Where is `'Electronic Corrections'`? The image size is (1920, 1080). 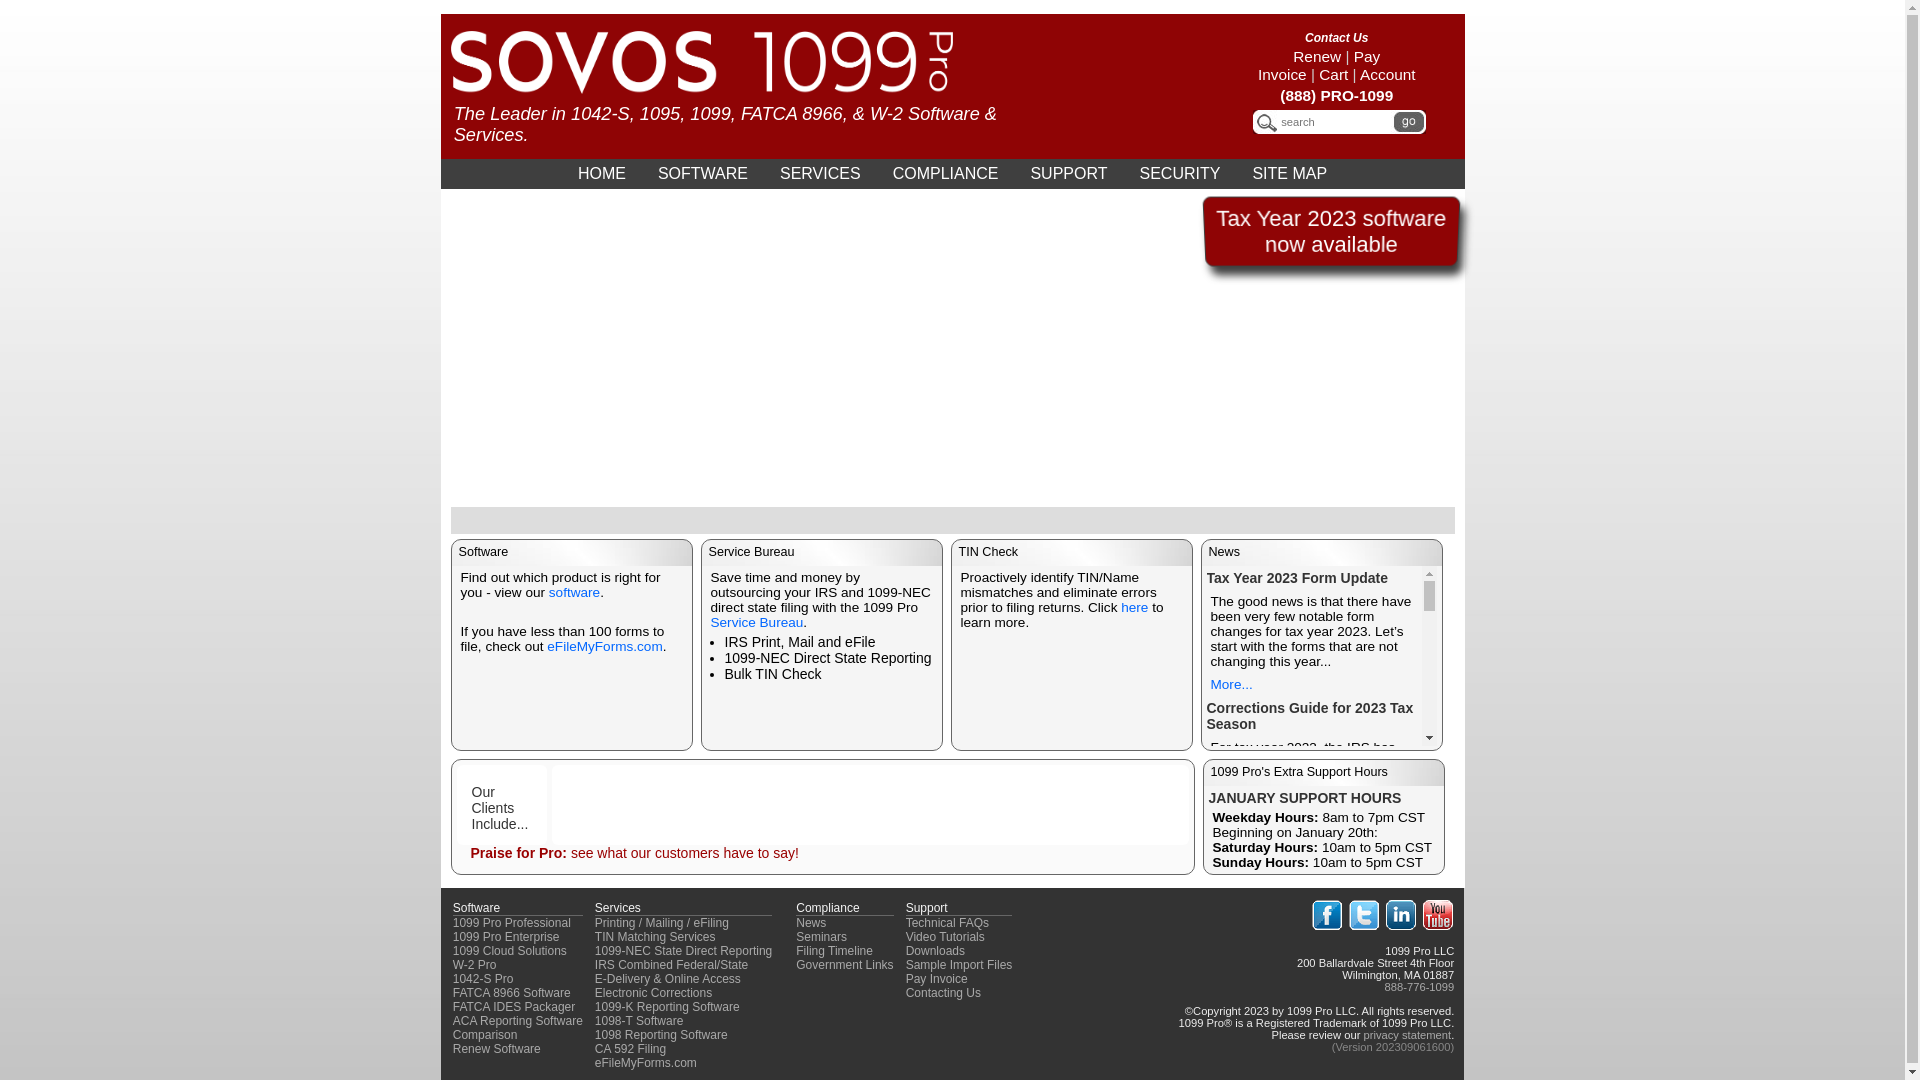 'Electronic Corrections' is located at coordinates (653, 992).